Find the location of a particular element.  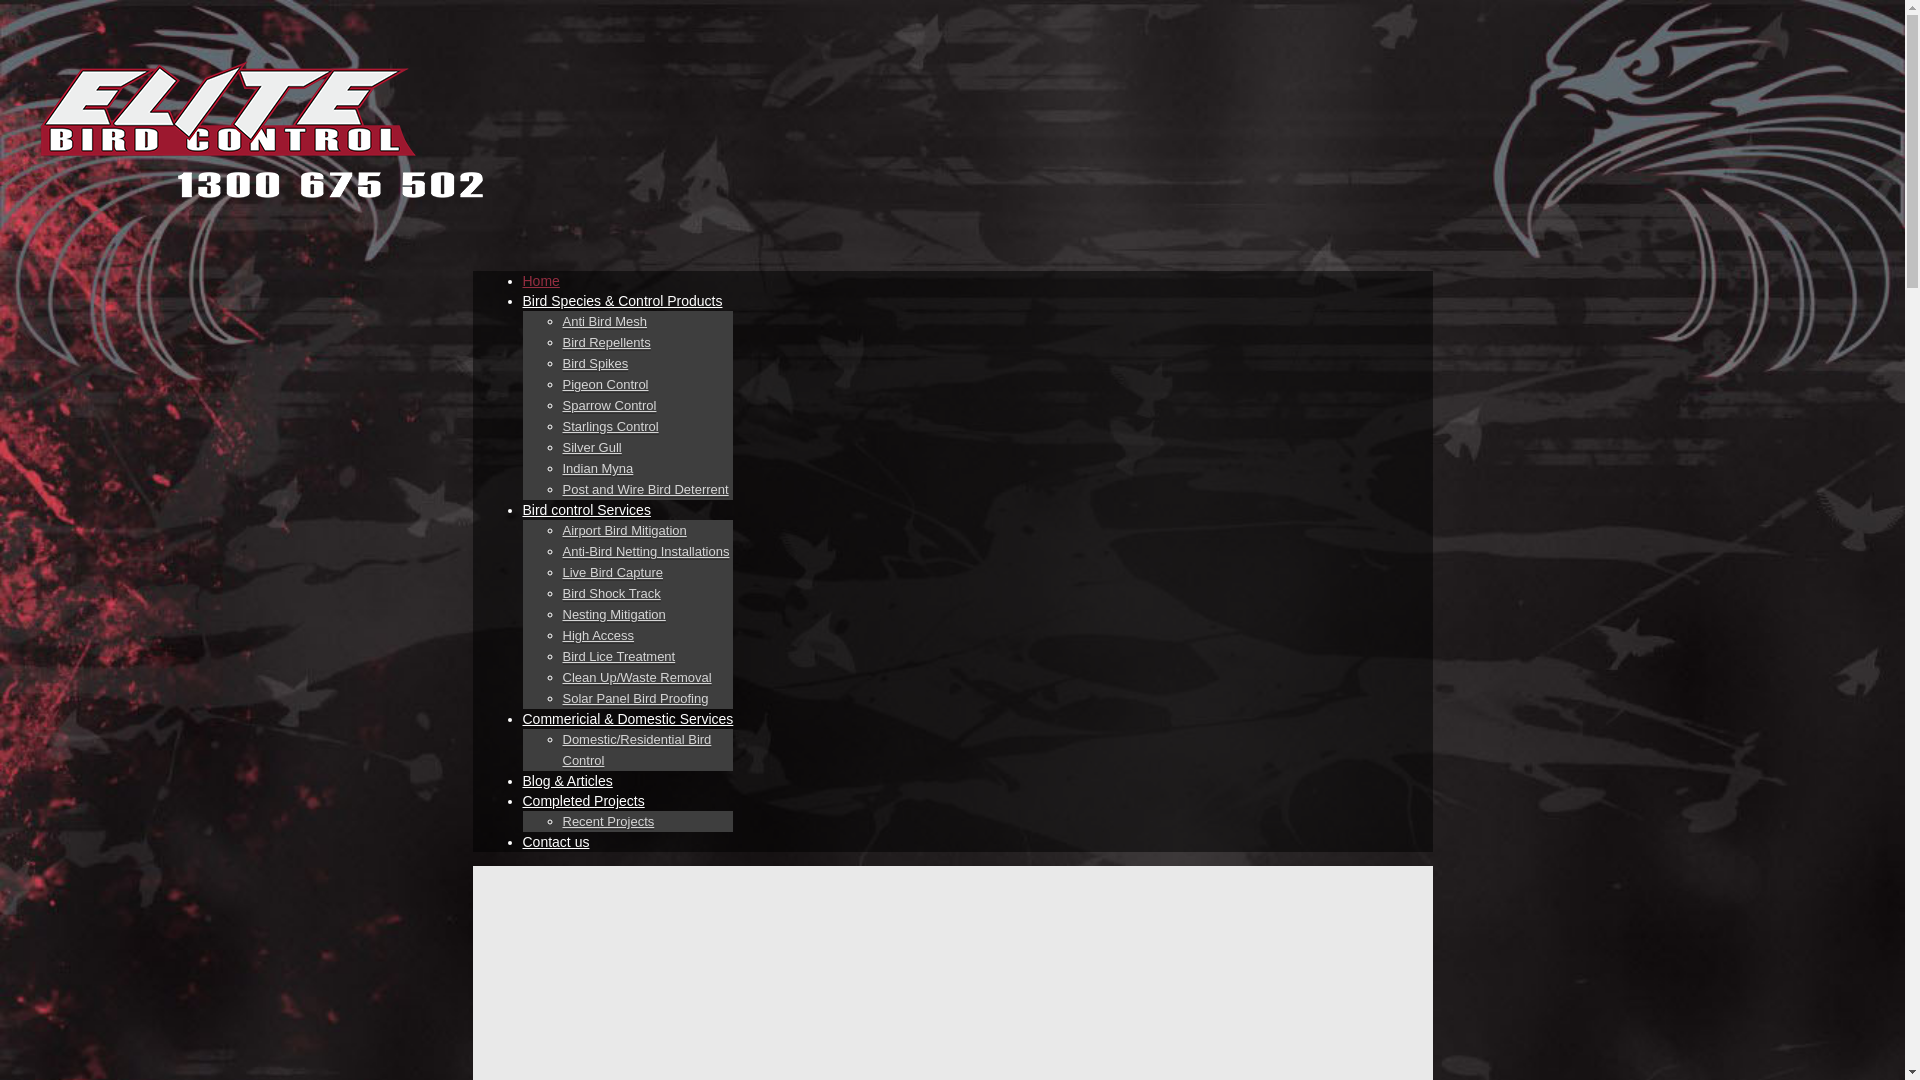

'Bird Shock Track' is located at coordinates (609, 593).